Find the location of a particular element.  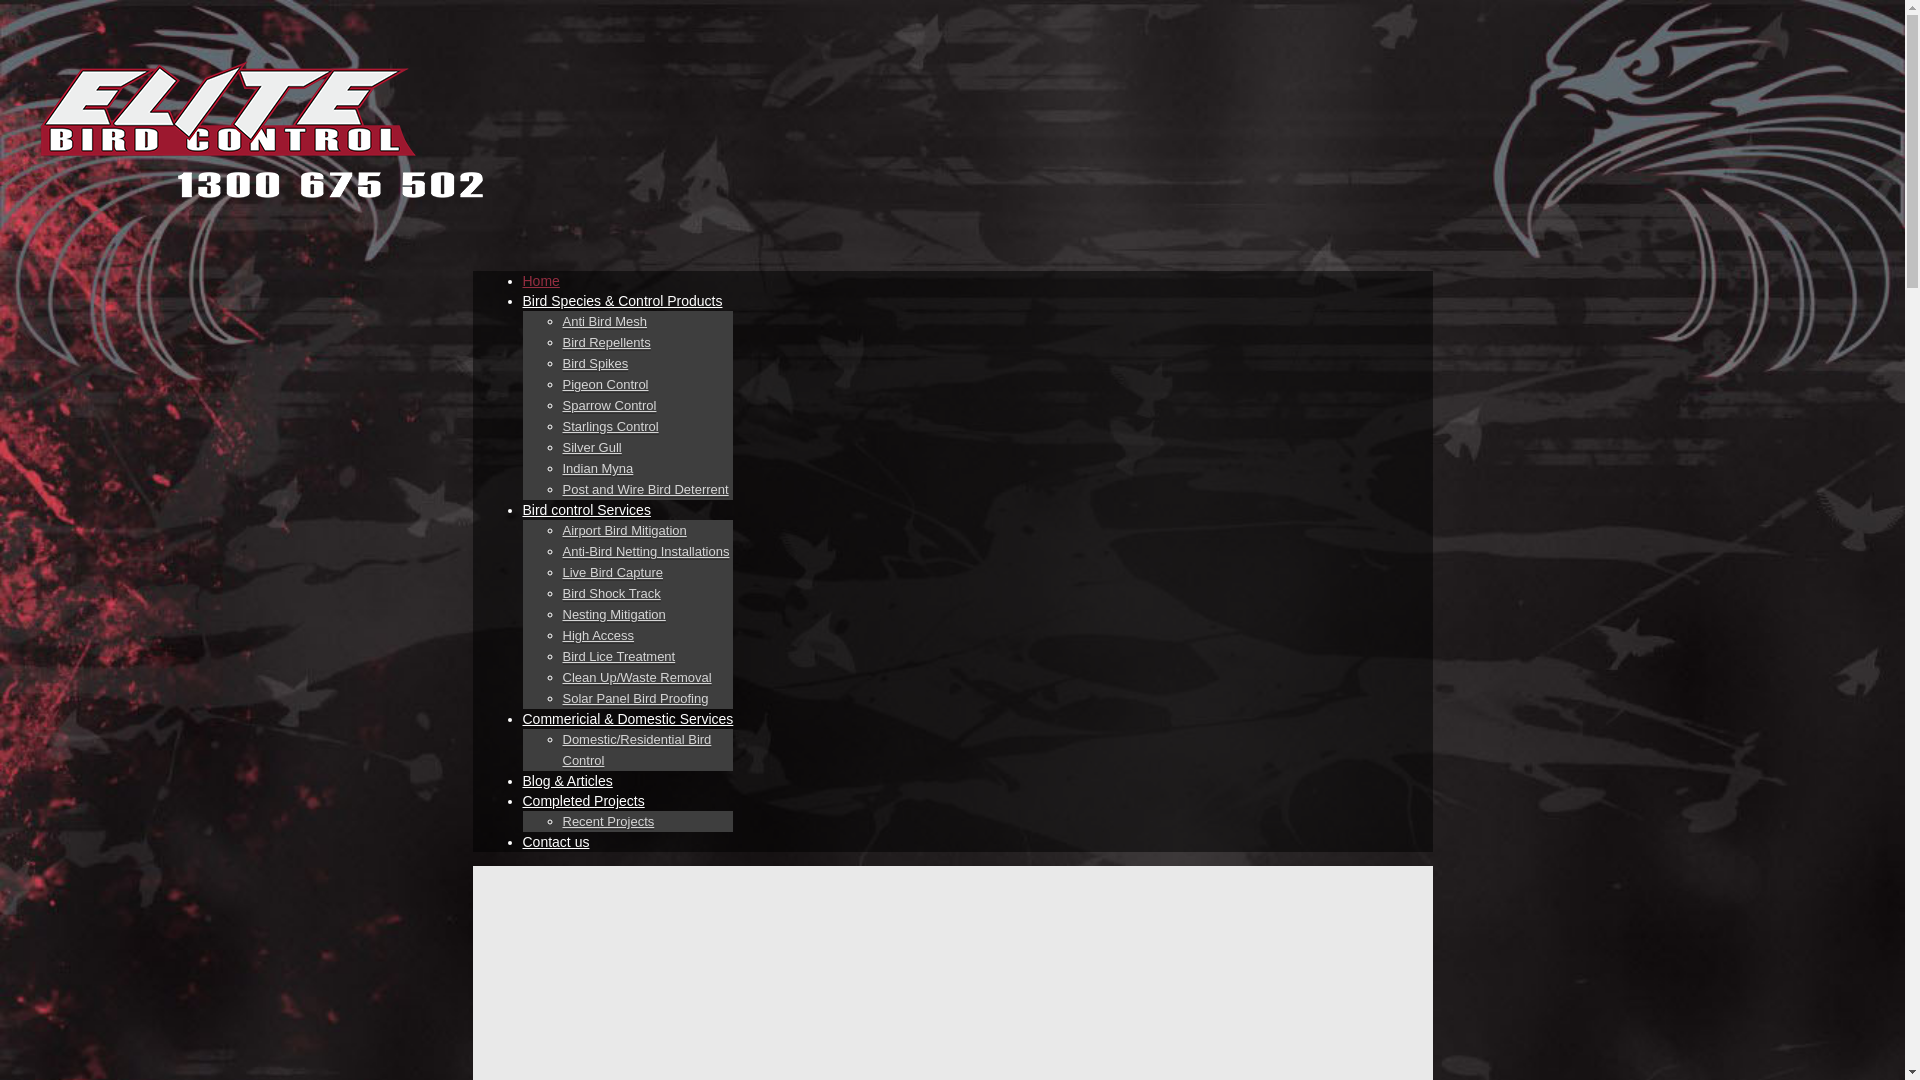

'Bird Shock Track' is located at coordinates (609, 593).